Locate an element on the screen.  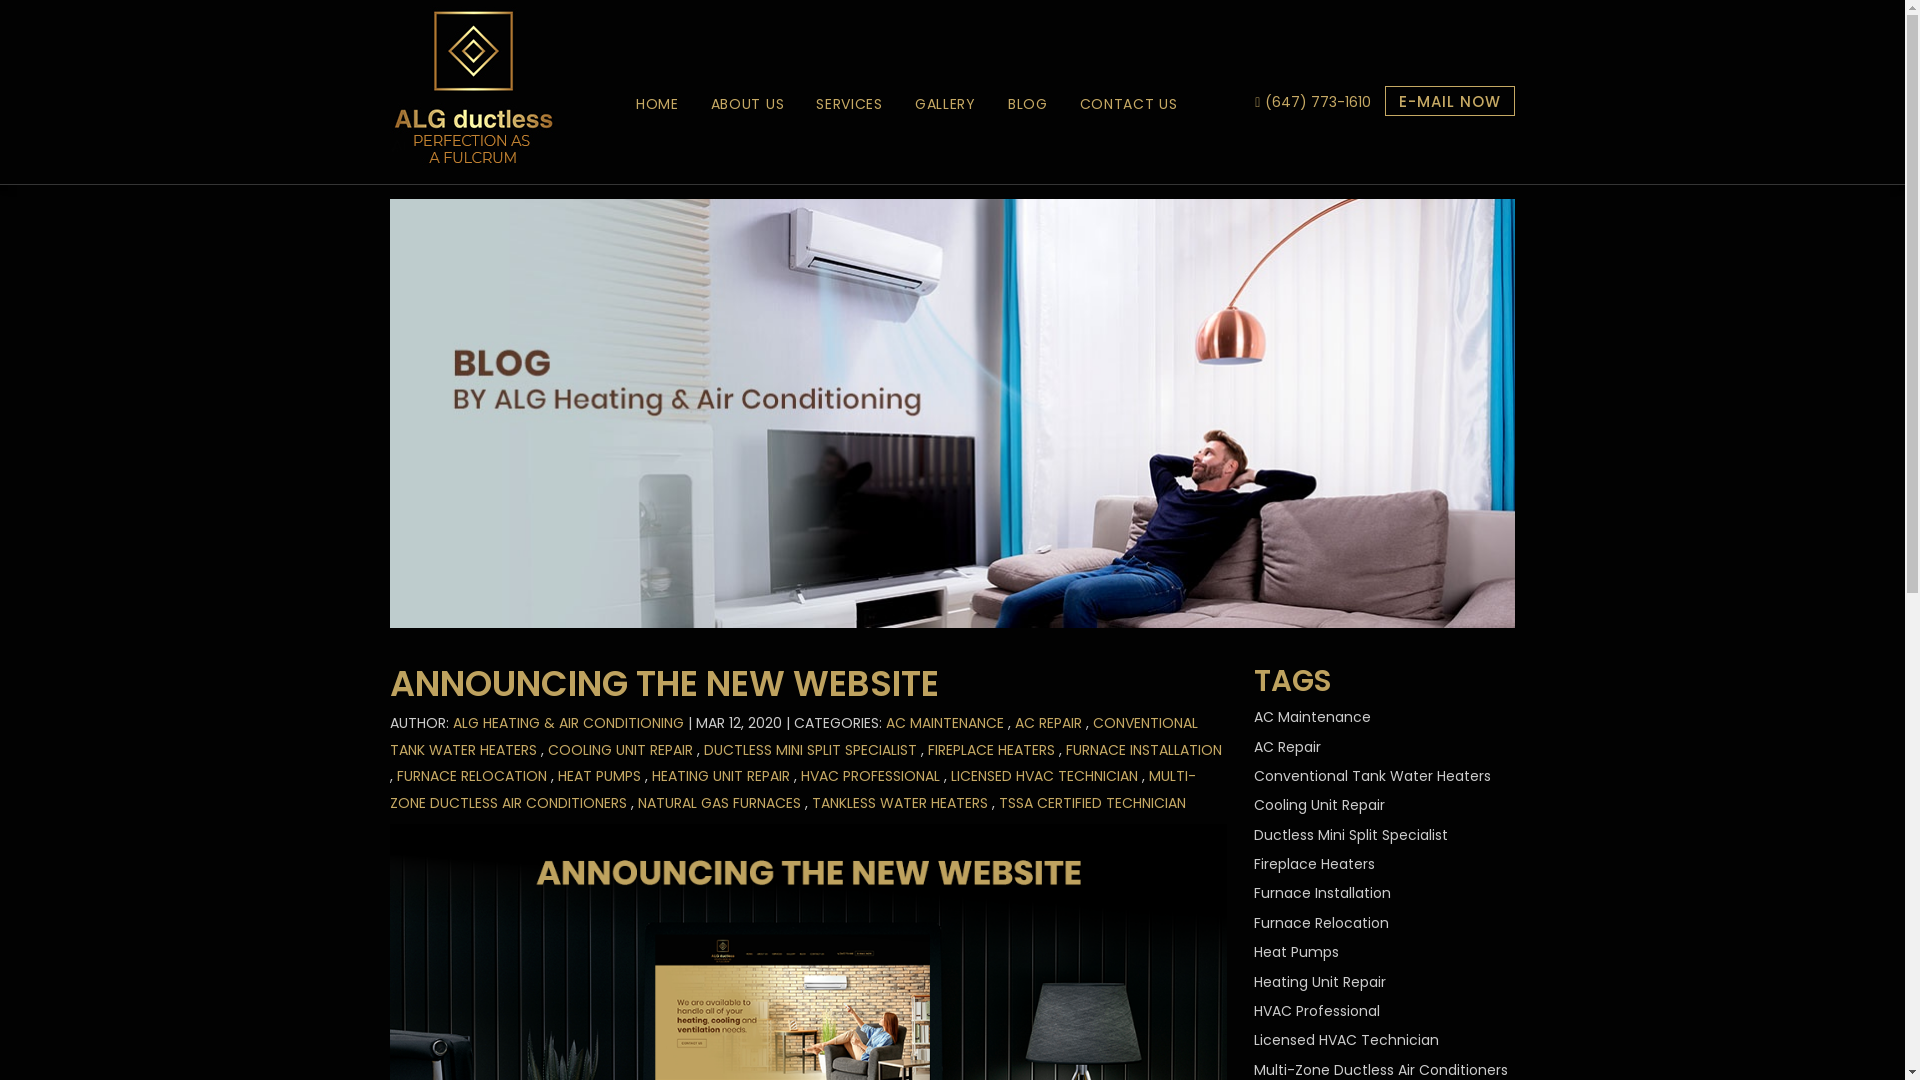
'CONTACT US' is located at coordinates (1128, 104).